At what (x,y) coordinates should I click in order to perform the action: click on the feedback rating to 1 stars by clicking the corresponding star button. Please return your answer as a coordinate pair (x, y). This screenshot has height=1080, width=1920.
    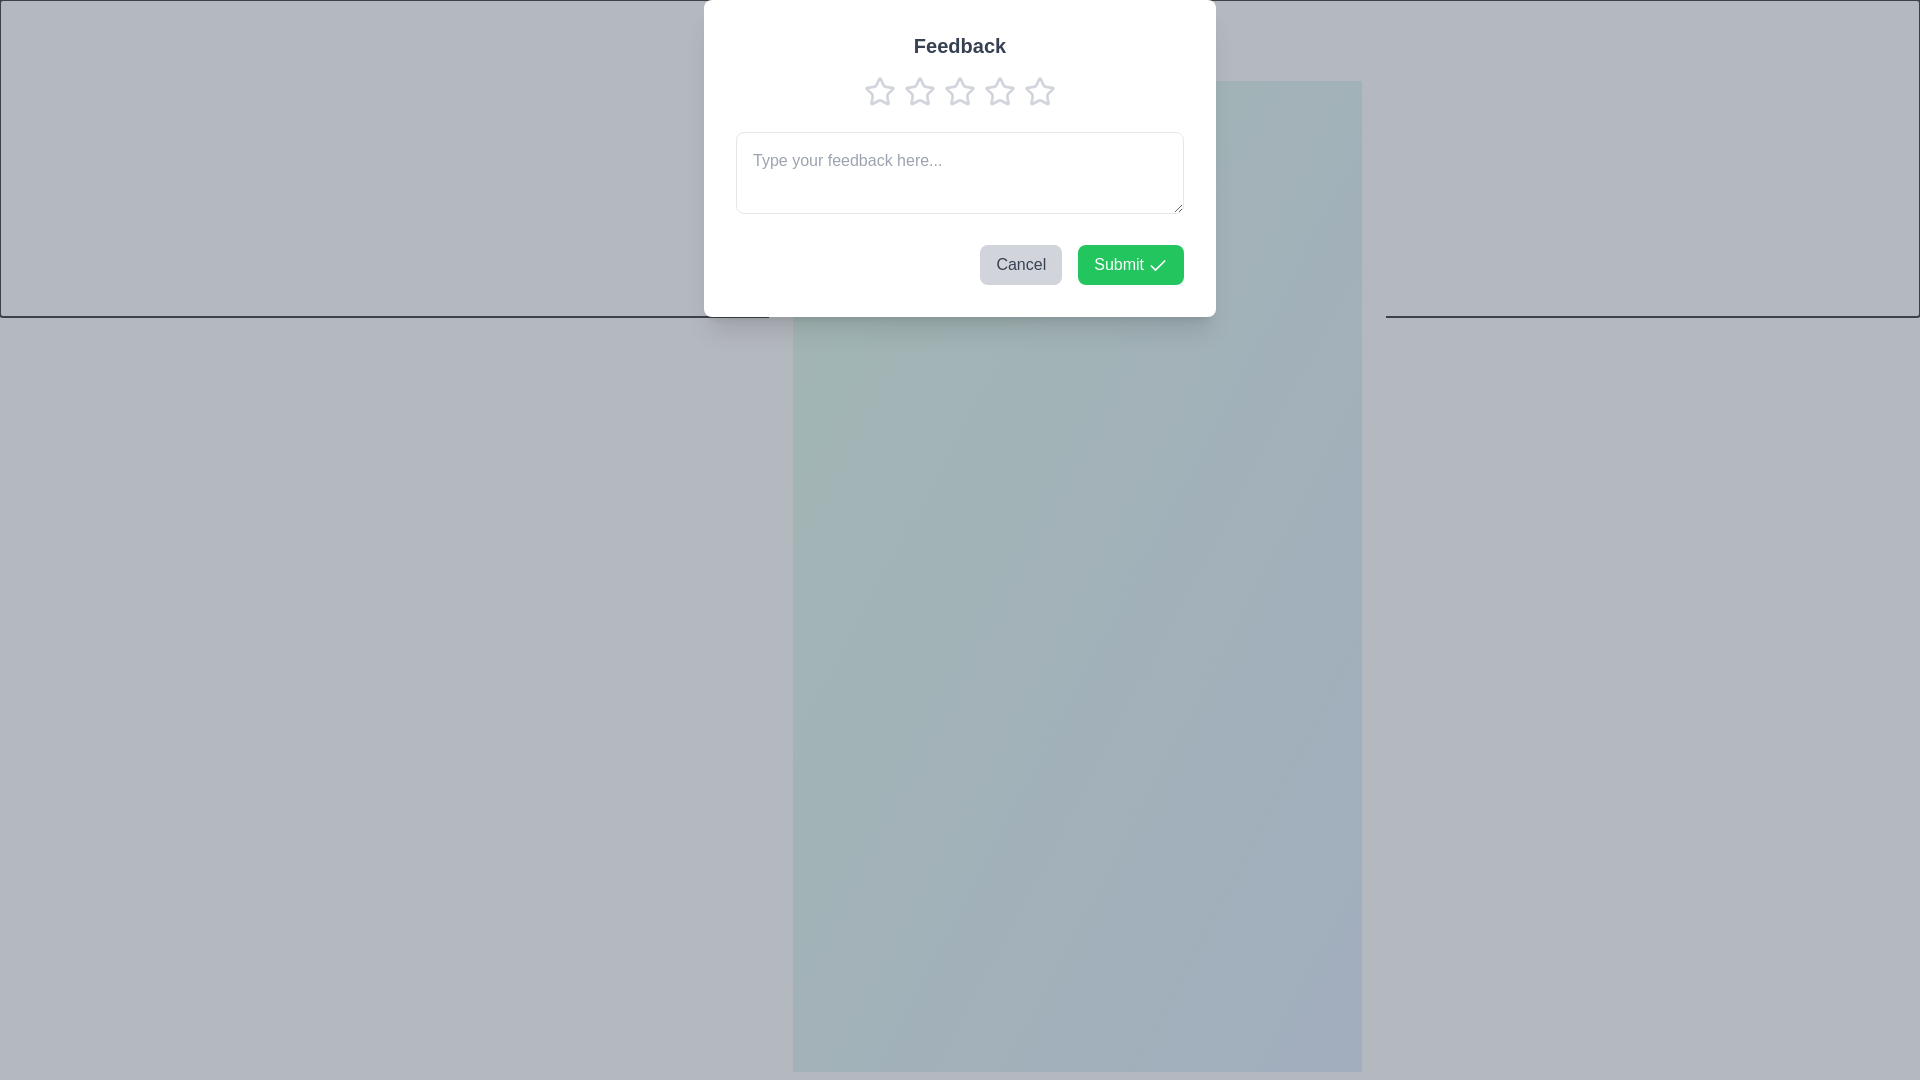
    Looking at the image, I should click on (800, 100).